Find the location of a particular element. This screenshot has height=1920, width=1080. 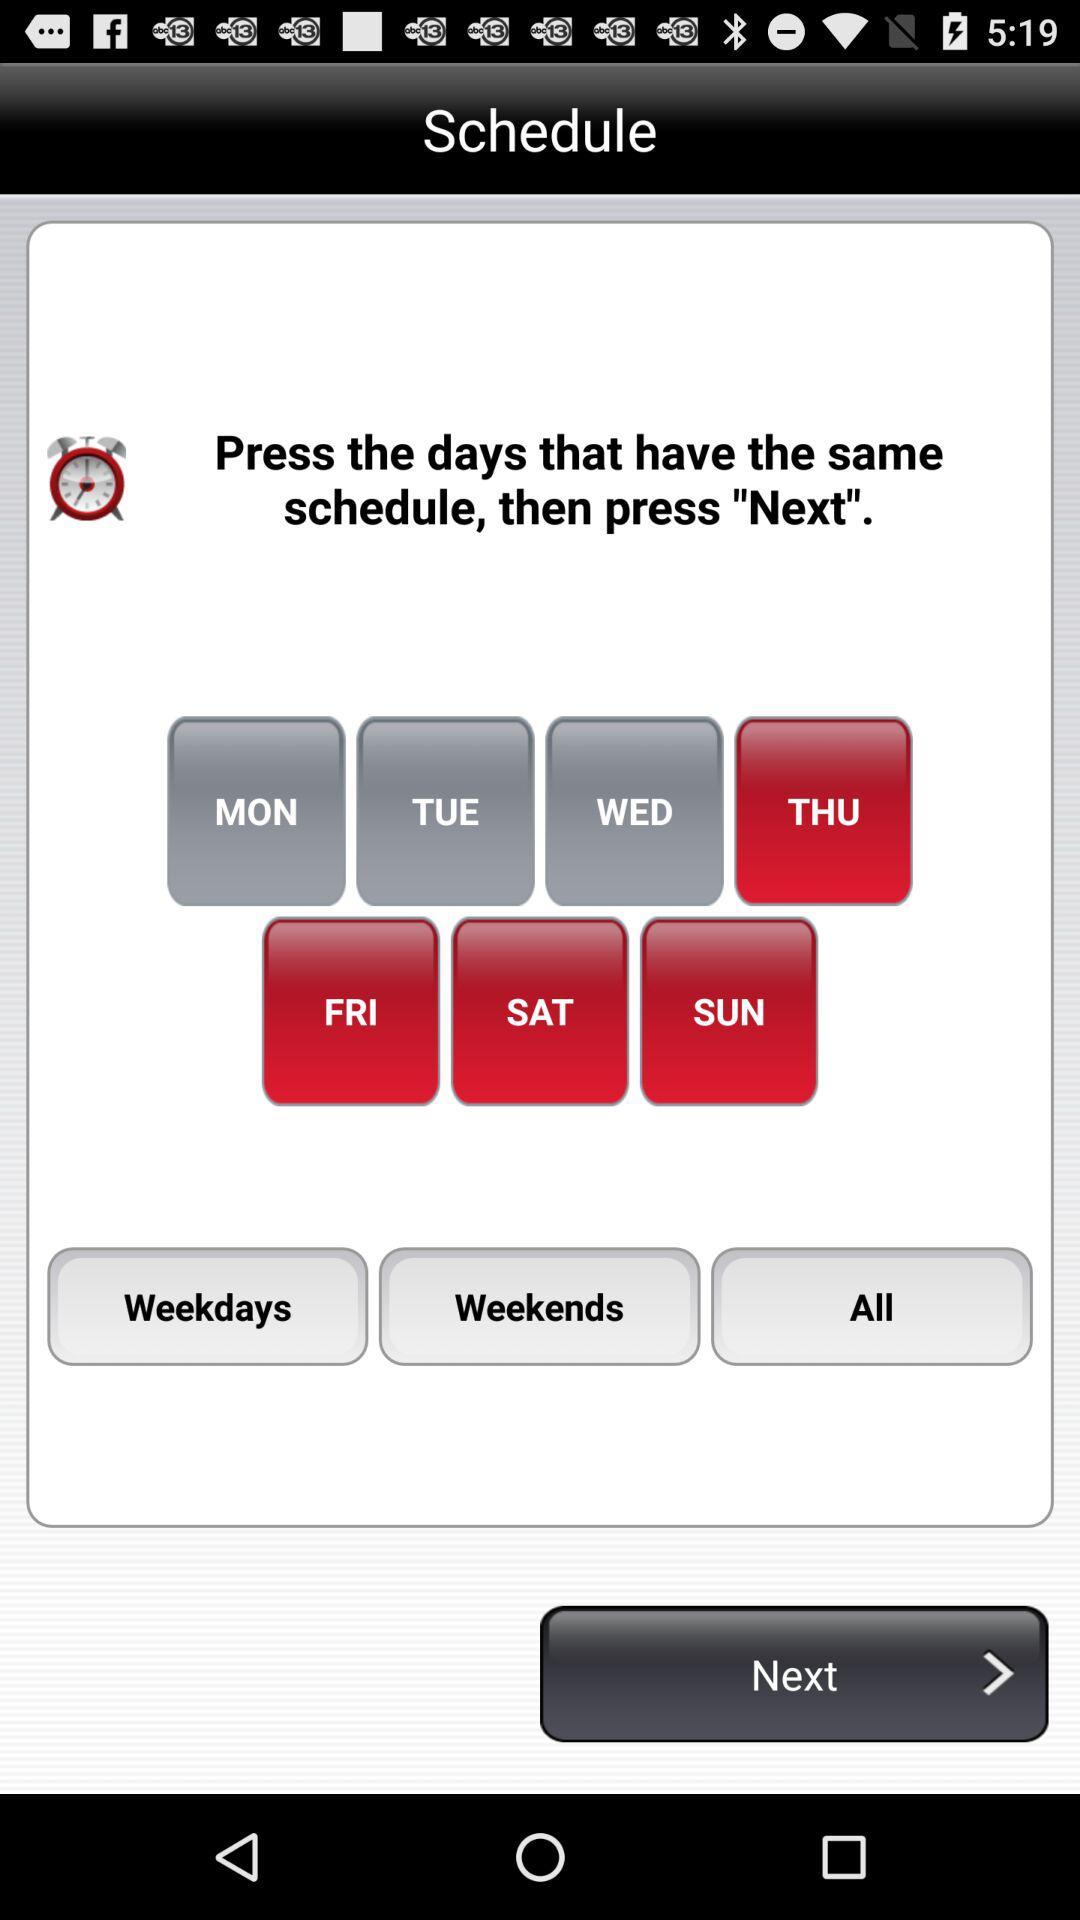

icon below the sun item is located at coordinates (870, 1306).